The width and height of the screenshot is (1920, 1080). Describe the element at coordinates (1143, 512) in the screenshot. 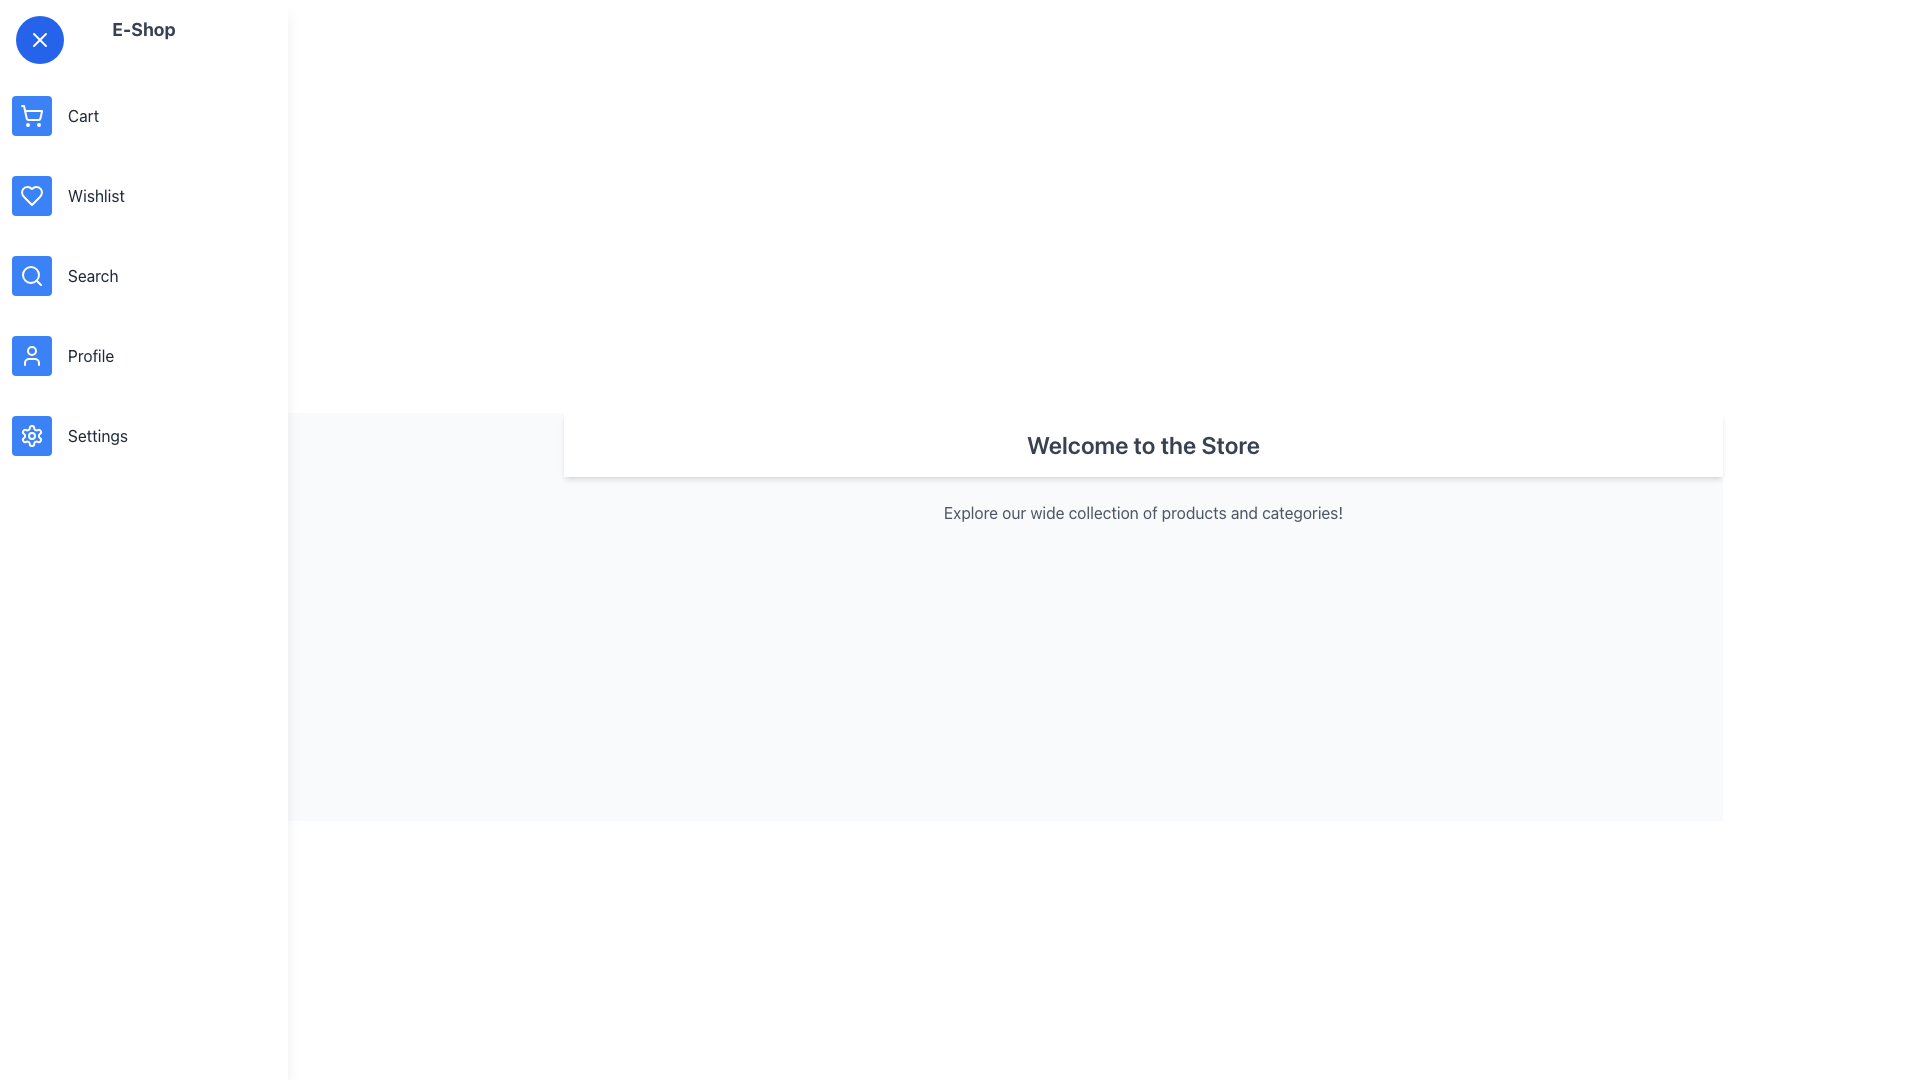

I see `text label that says 'Explore our wide collection of products and categories!' located near the top-center of the main content section, beneath the header 'Welcome to the Store.'` at that location.